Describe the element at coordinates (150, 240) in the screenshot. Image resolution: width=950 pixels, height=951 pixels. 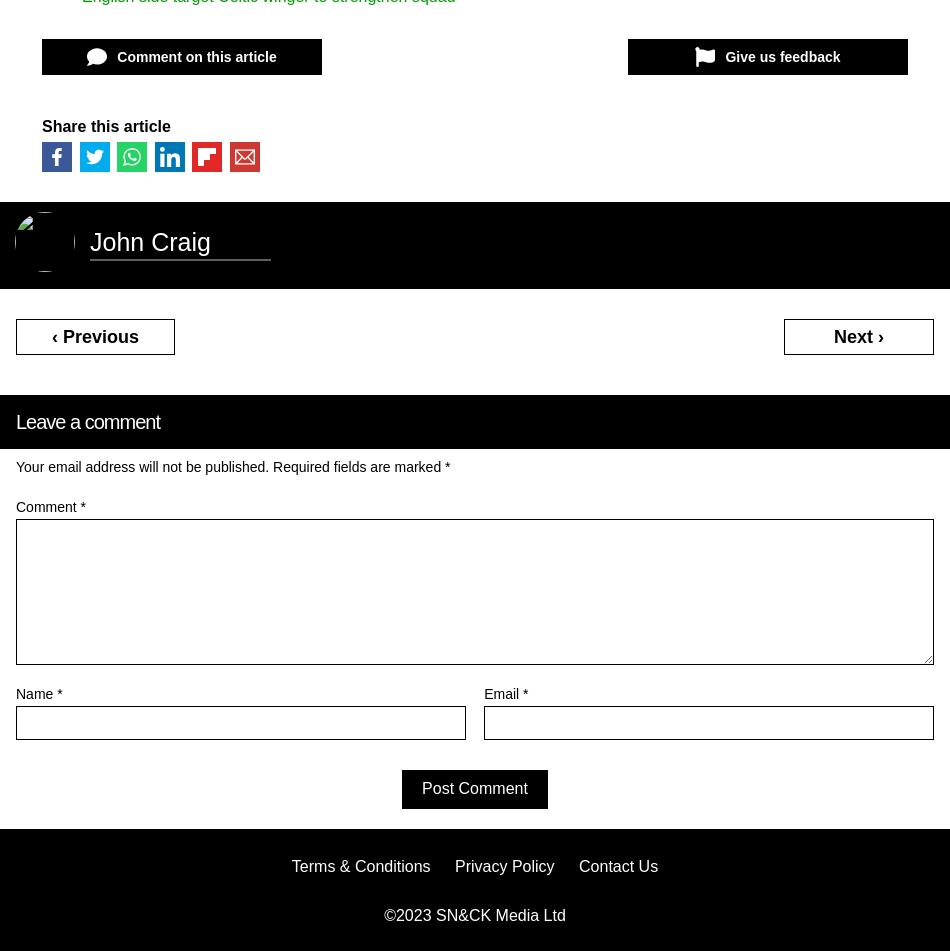
I see `'John Craig'` at that location.